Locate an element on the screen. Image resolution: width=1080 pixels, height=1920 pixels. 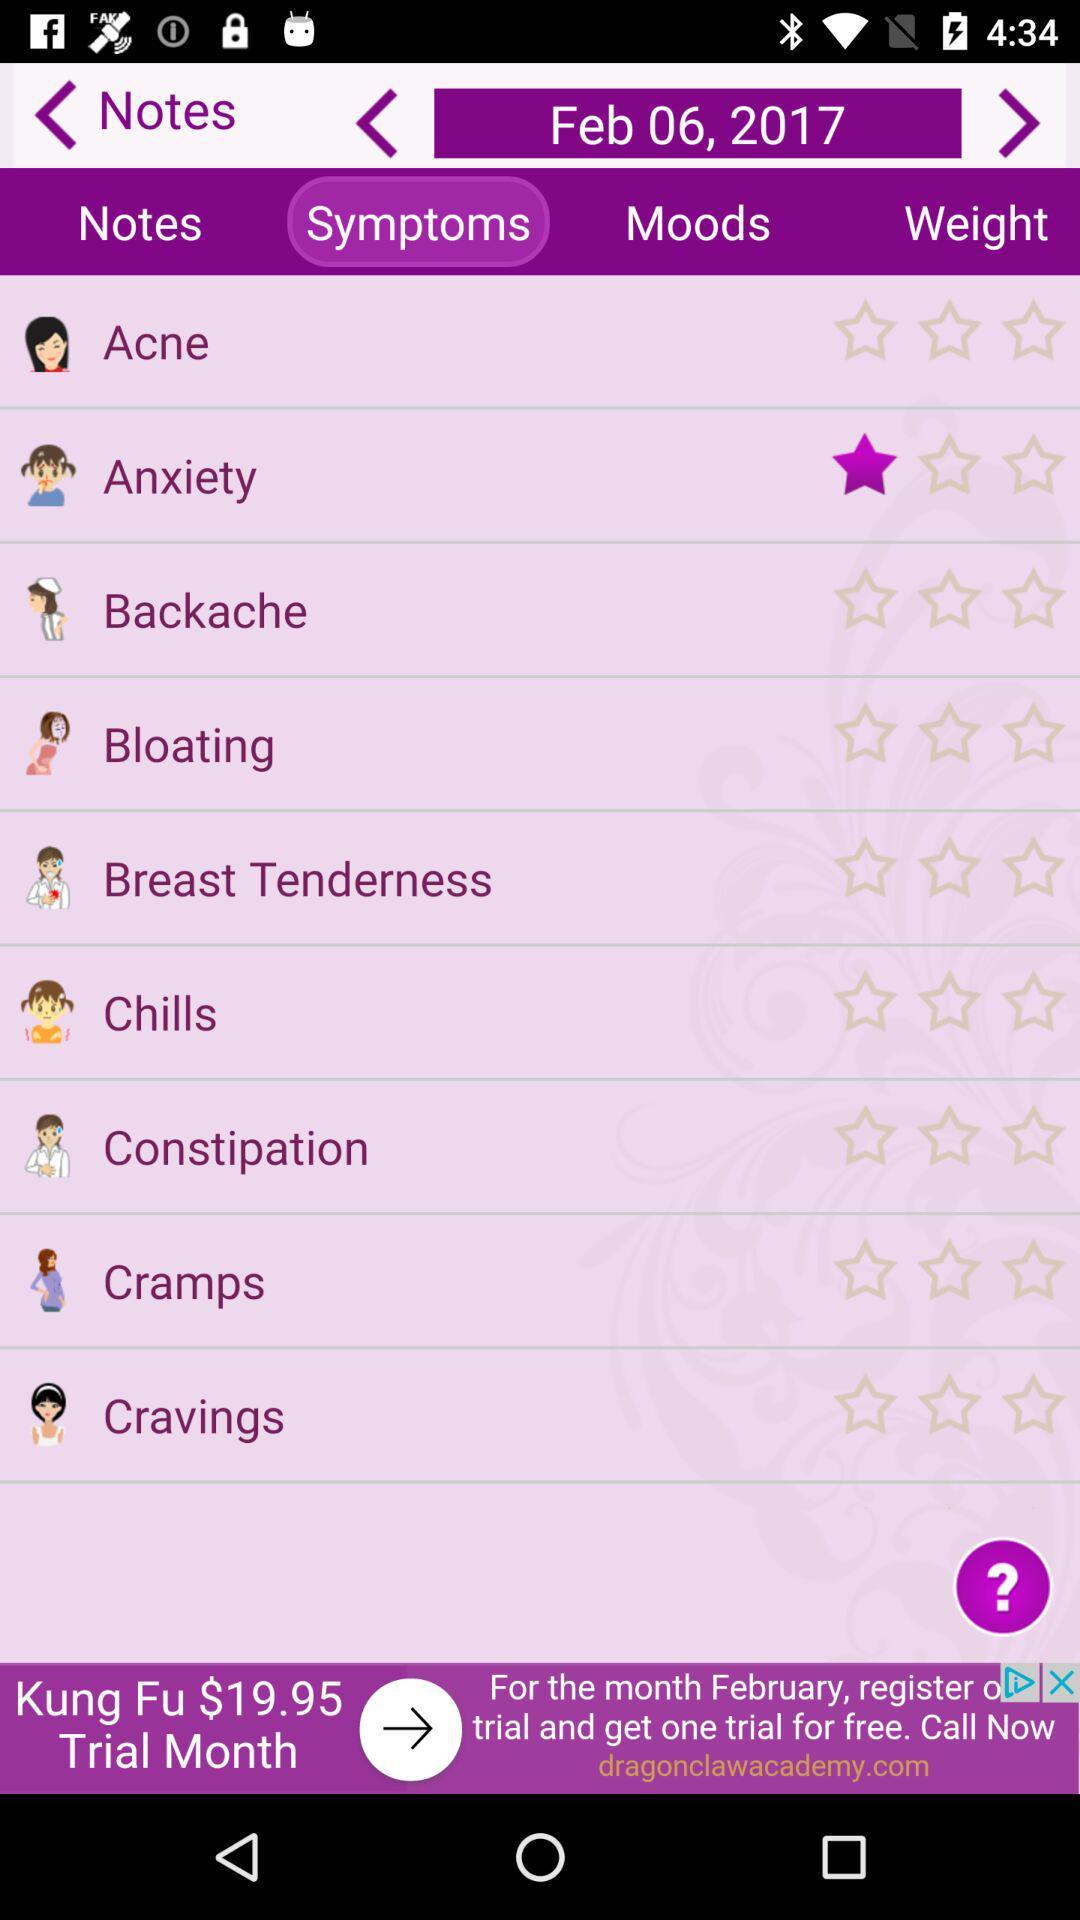
see symptoms for cramps is located at coordinates (46, 1280).